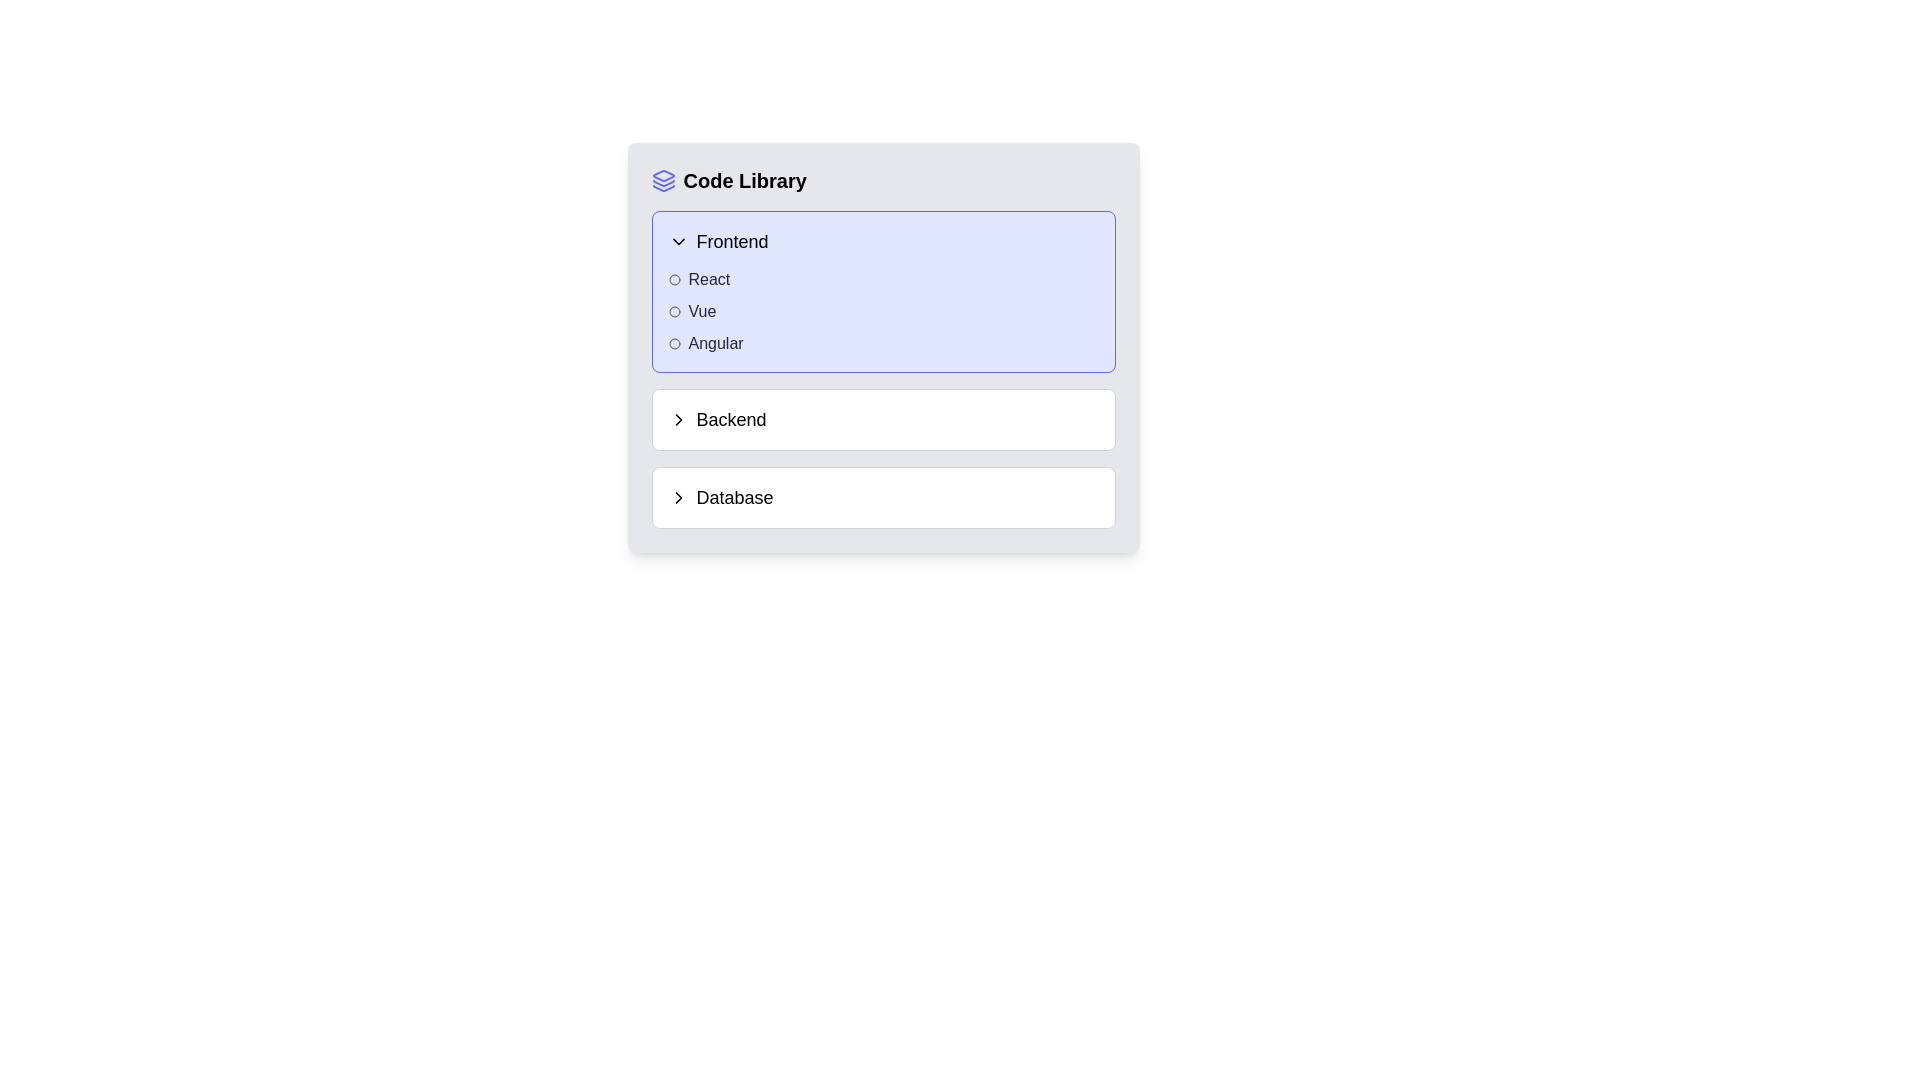 The height and width of the screenshot is (1080, 1920). What do you see at coordinates (709, 280) in the screenshot?
I see `the static text label that reads 'React', which is the first item under the 'Frontend' section of the 'Code Library'` at bounding box center [709, 280].